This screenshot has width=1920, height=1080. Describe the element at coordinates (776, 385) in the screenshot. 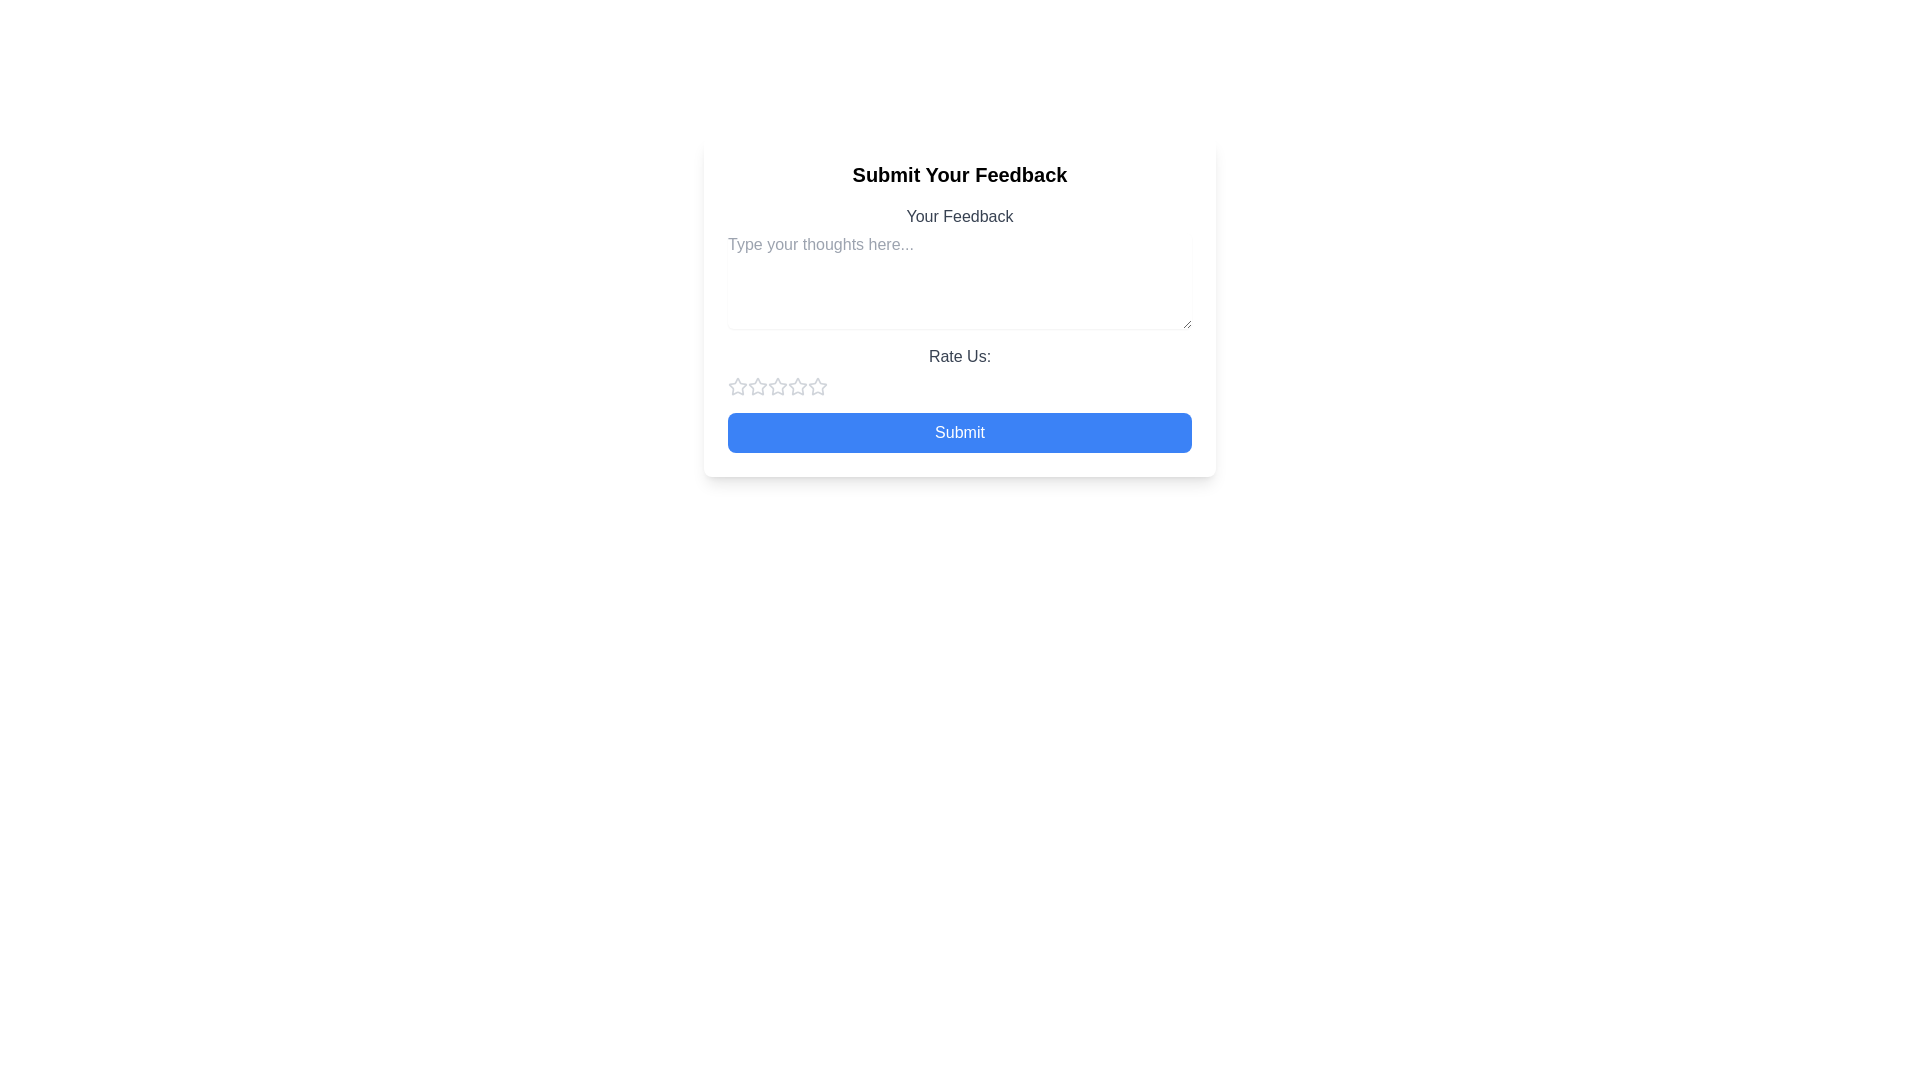

I see `the second star icon in the rating system` at that location.